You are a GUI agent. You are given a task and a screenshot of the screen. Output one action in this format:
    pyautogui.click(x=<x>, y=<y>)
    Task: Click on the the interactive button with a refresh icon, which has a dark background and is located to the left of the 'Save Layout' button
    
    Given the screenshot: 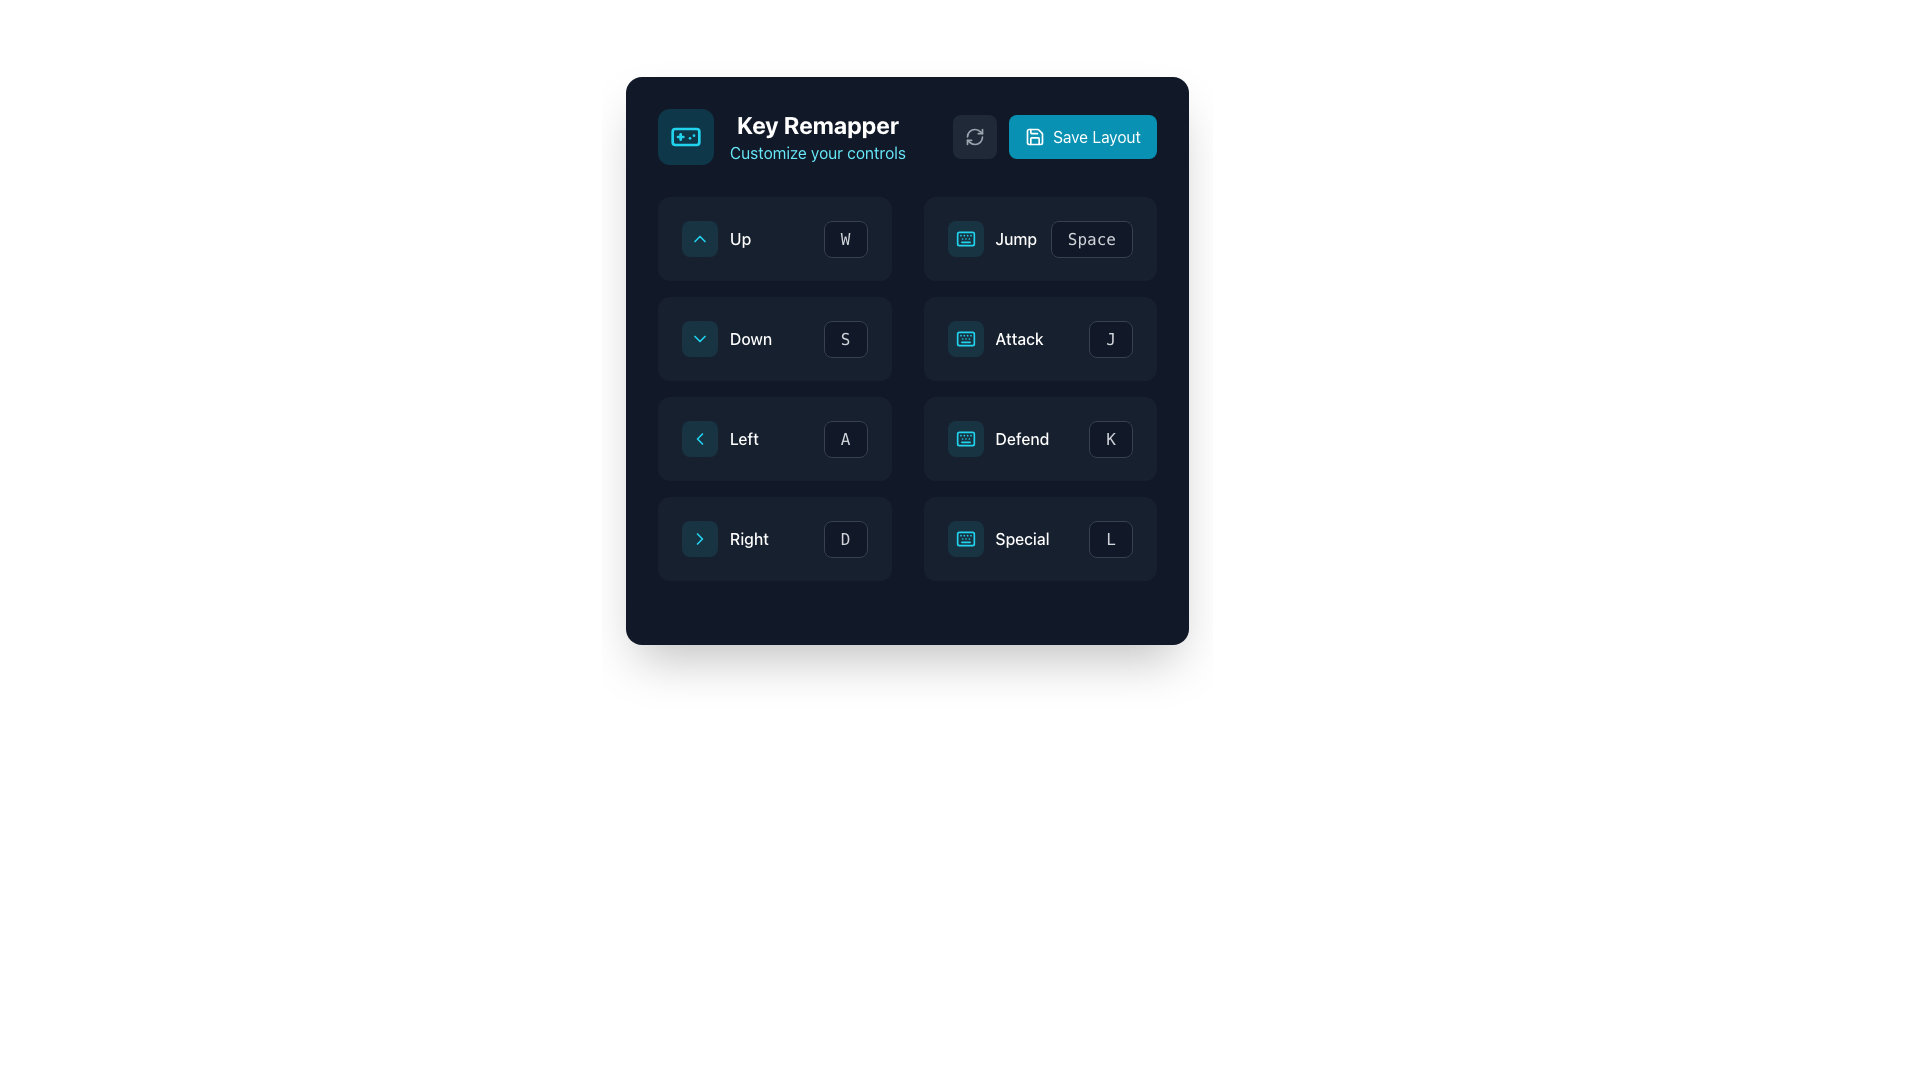 What is the action you would take?
    pyautogui.click(x=975, y=136)
    